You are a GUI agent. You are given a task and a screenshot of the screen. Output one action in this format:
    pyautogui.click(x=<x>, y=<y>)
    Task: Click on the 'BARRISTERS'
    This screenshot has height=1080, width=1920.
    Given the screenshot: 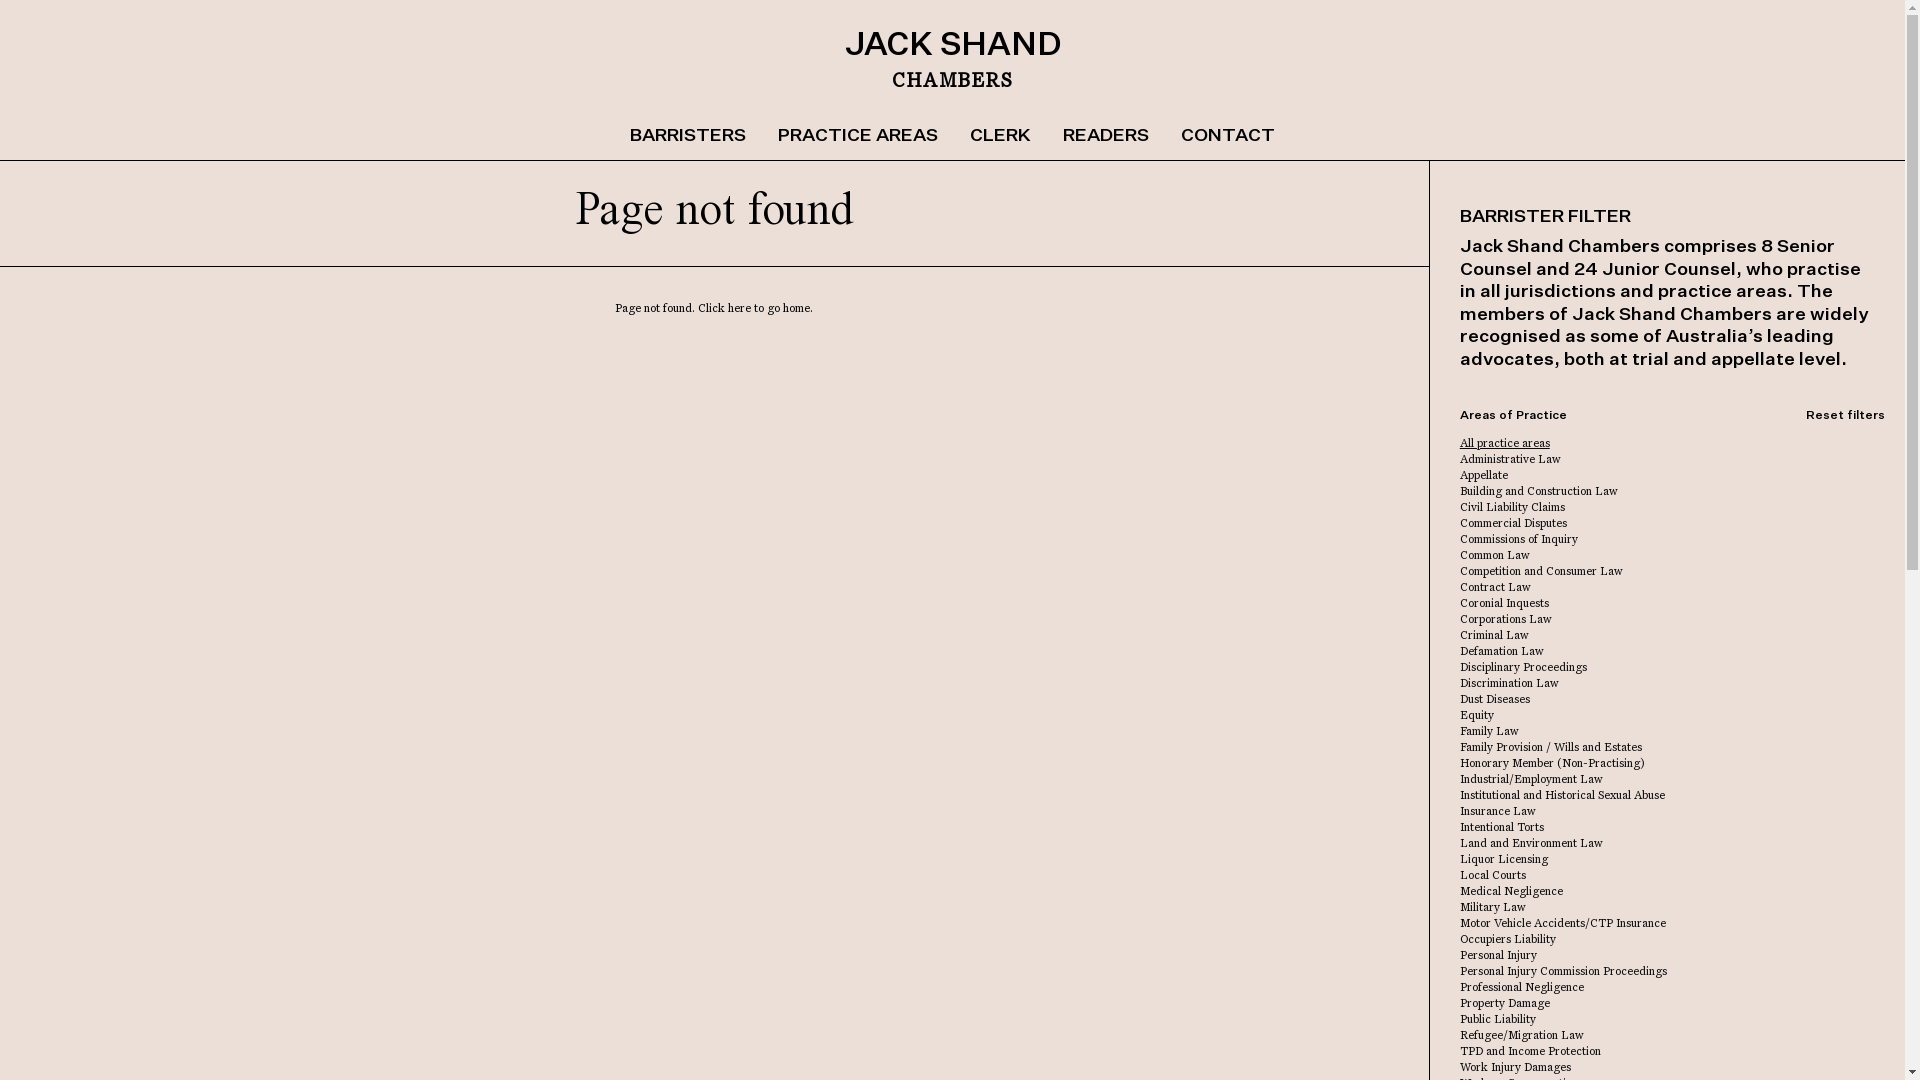 What is the action you would take?
    pyautogui.click(x=687, y=135)
    